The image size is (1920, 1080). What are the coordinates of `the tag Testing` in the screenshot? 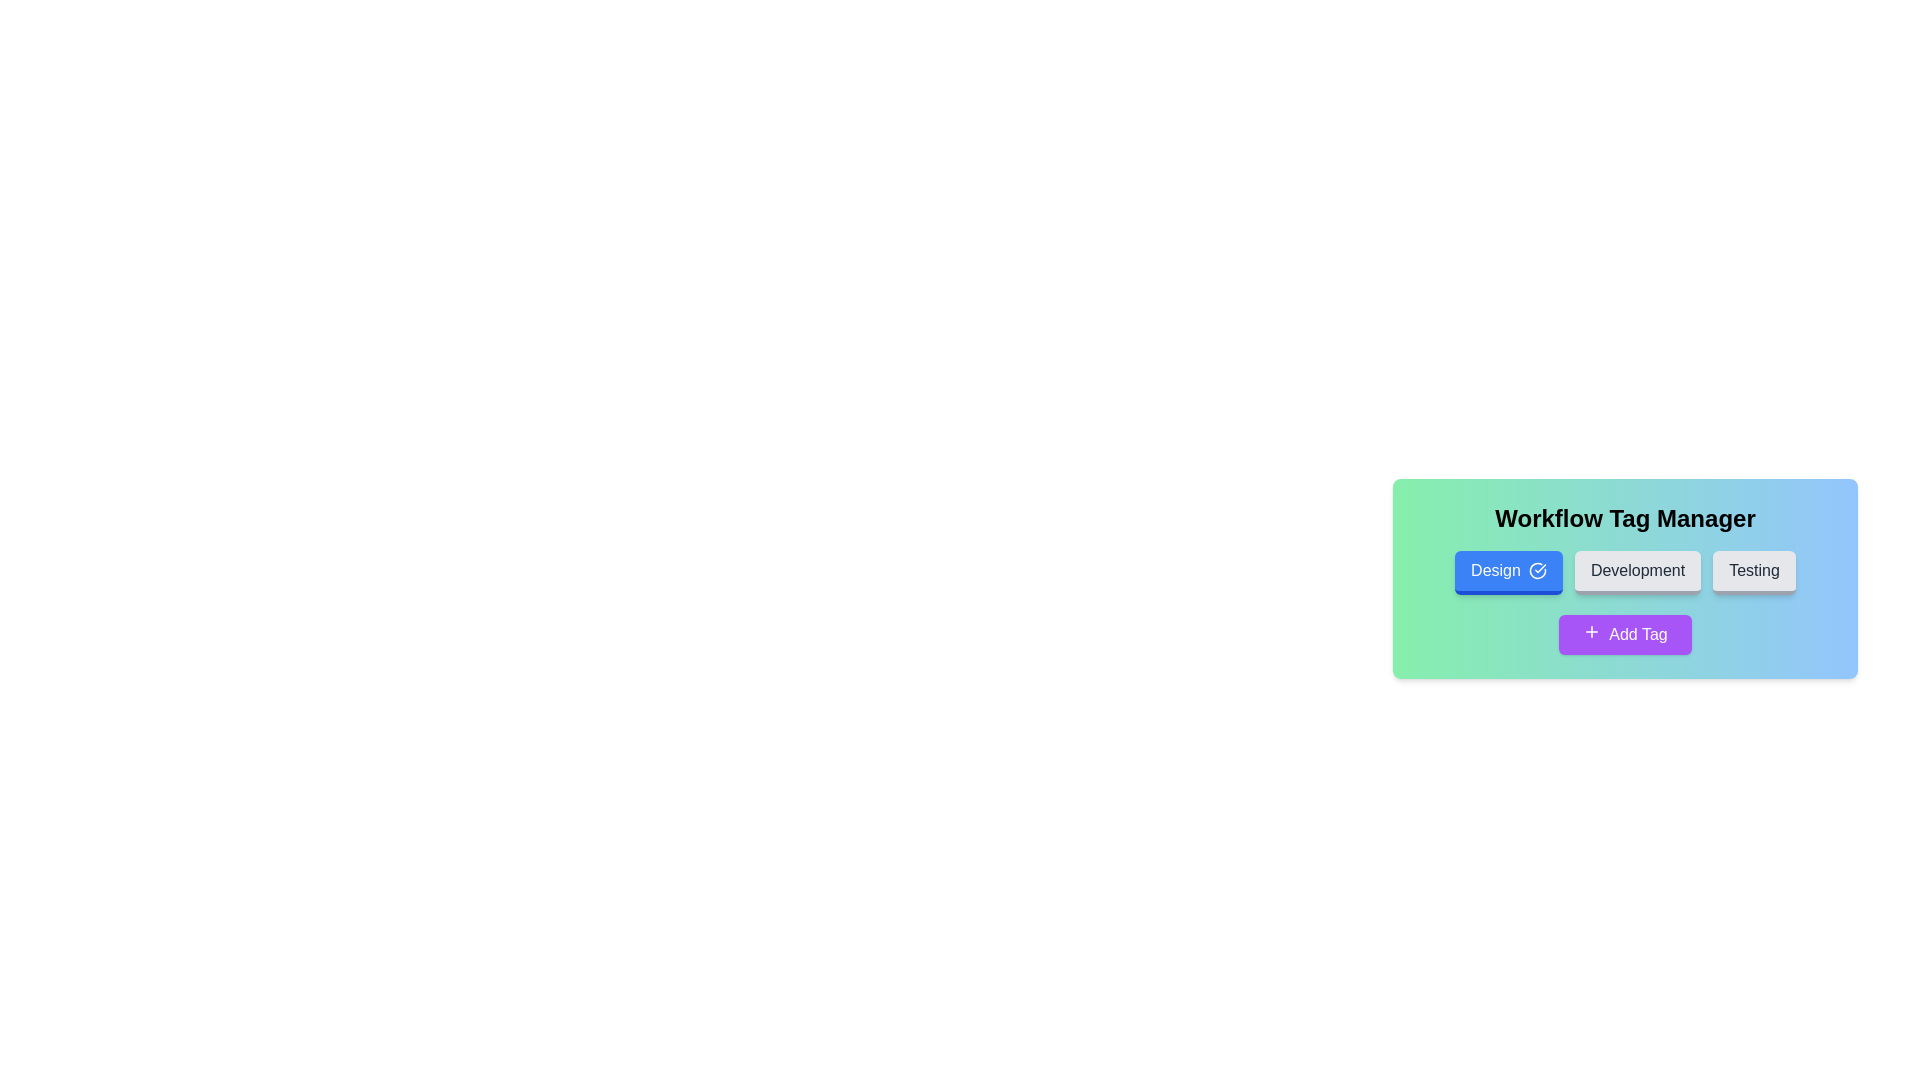 It's located at (1752, 573).